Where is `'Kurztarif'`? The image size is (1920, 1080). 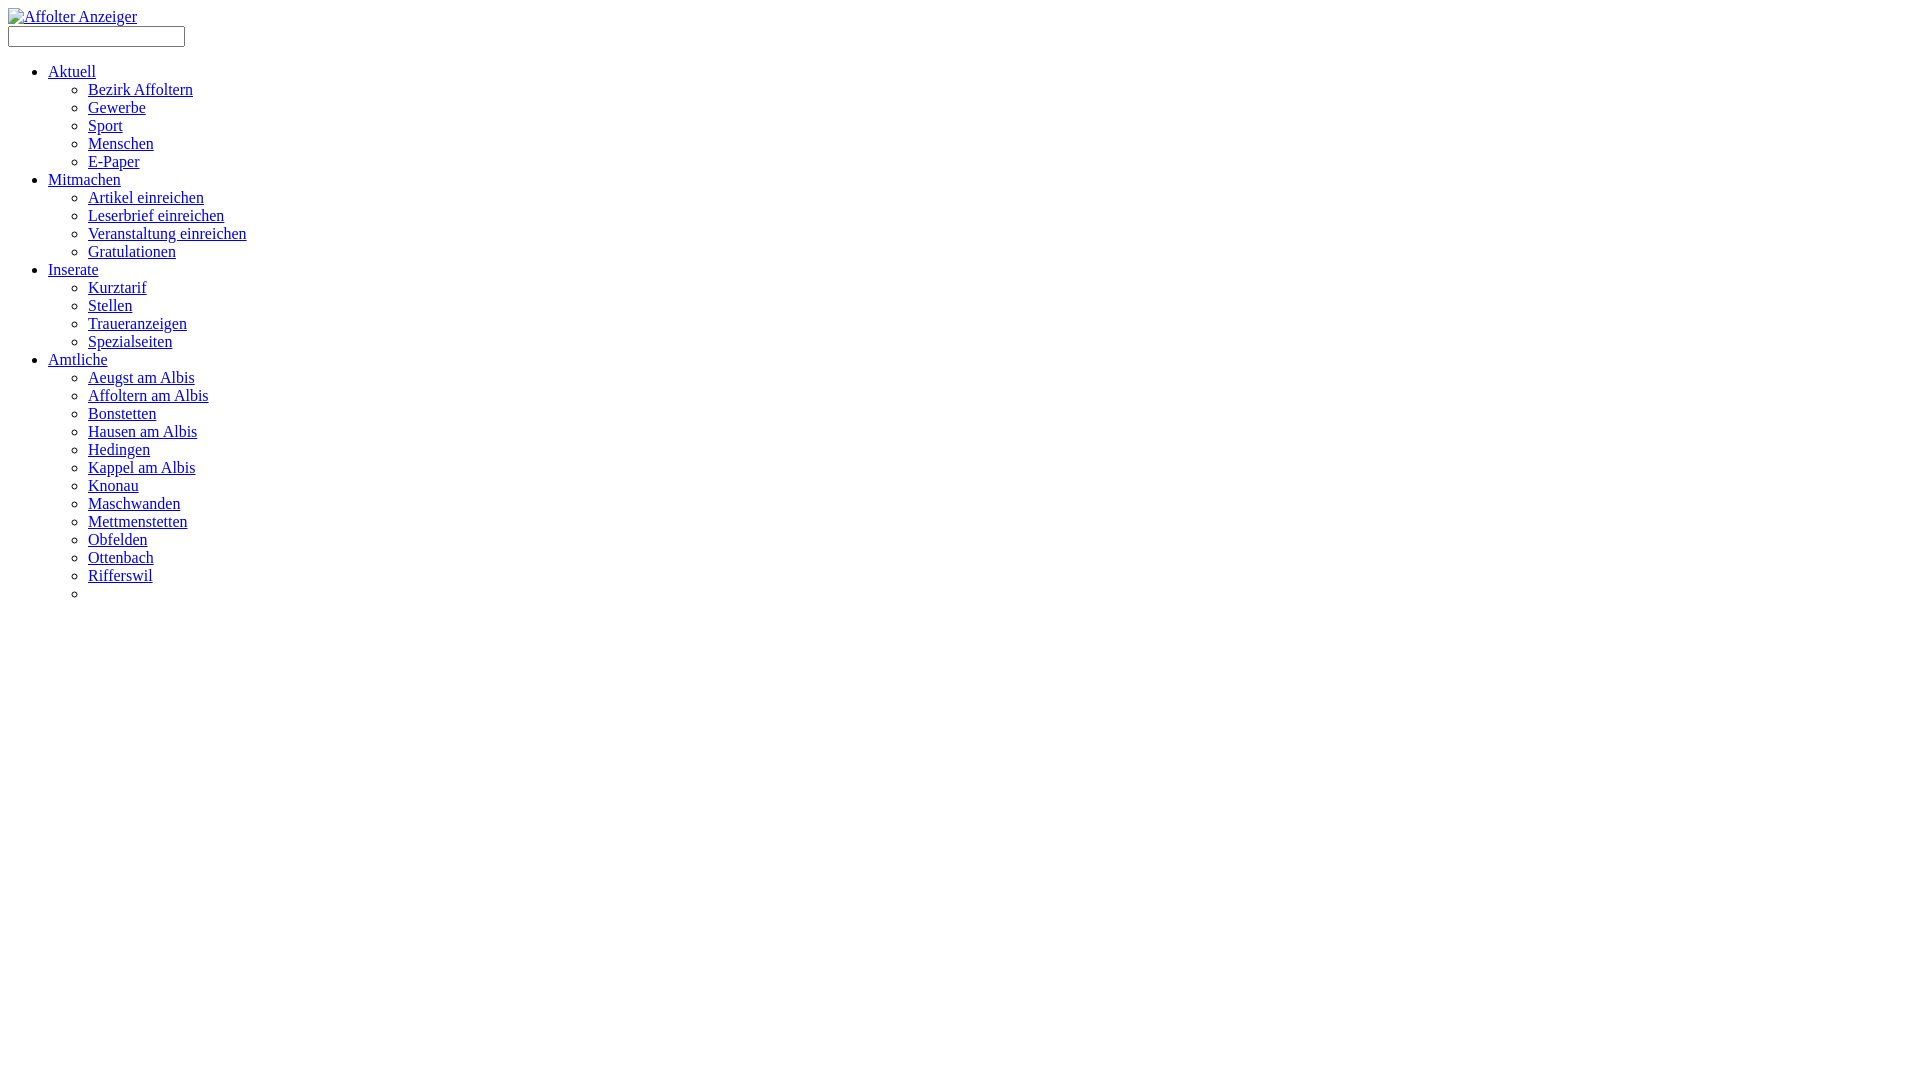
'Kurztarif' is located at coordinates (116, 287).